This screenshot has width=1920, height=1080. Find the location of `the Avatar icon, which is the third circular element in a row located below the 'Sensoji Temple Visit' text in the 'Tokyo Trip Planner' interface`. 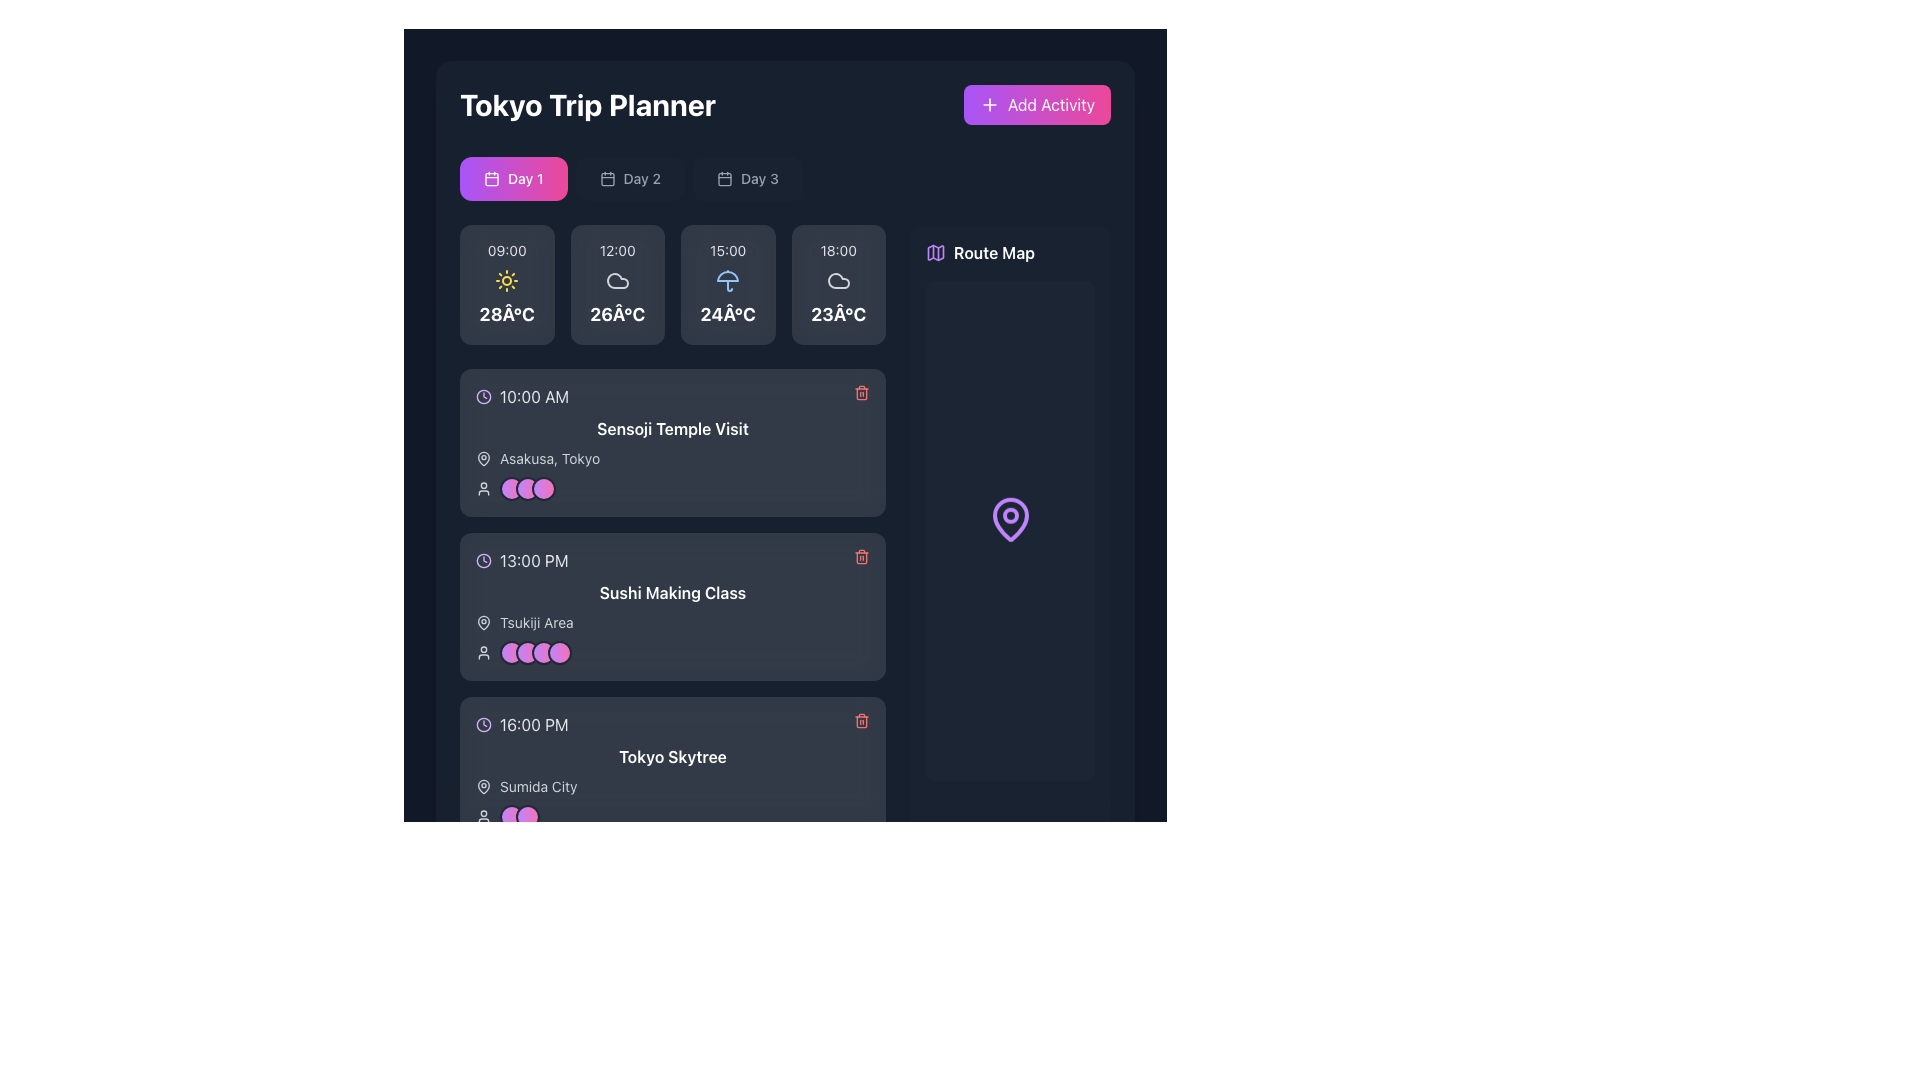

the Avatar icon, which is the third circular element in a row located below the 'Sensoji Temple Visit' text in the 'Tokyo Trip Planner' interface is located at coordinates (543, 489).